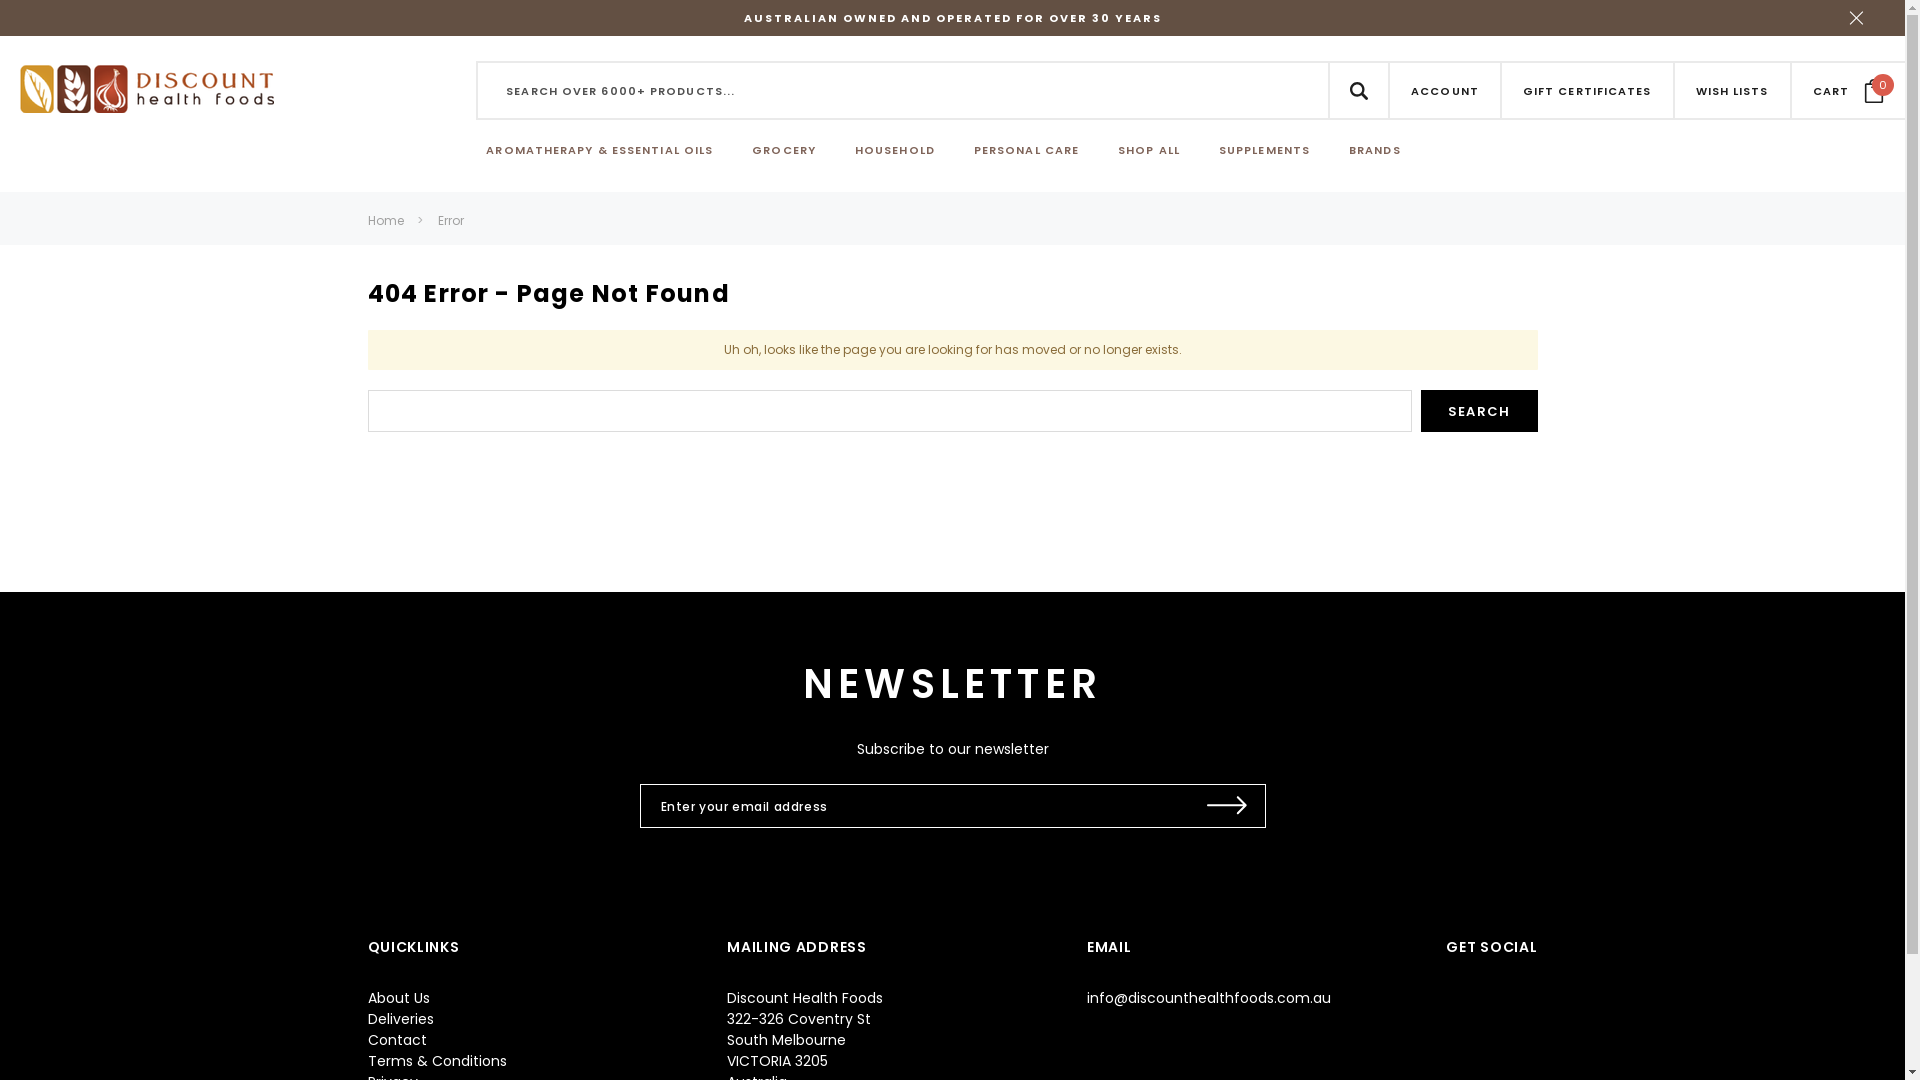  I want to click on 'HOUSEHOLD', so click(854, 149).